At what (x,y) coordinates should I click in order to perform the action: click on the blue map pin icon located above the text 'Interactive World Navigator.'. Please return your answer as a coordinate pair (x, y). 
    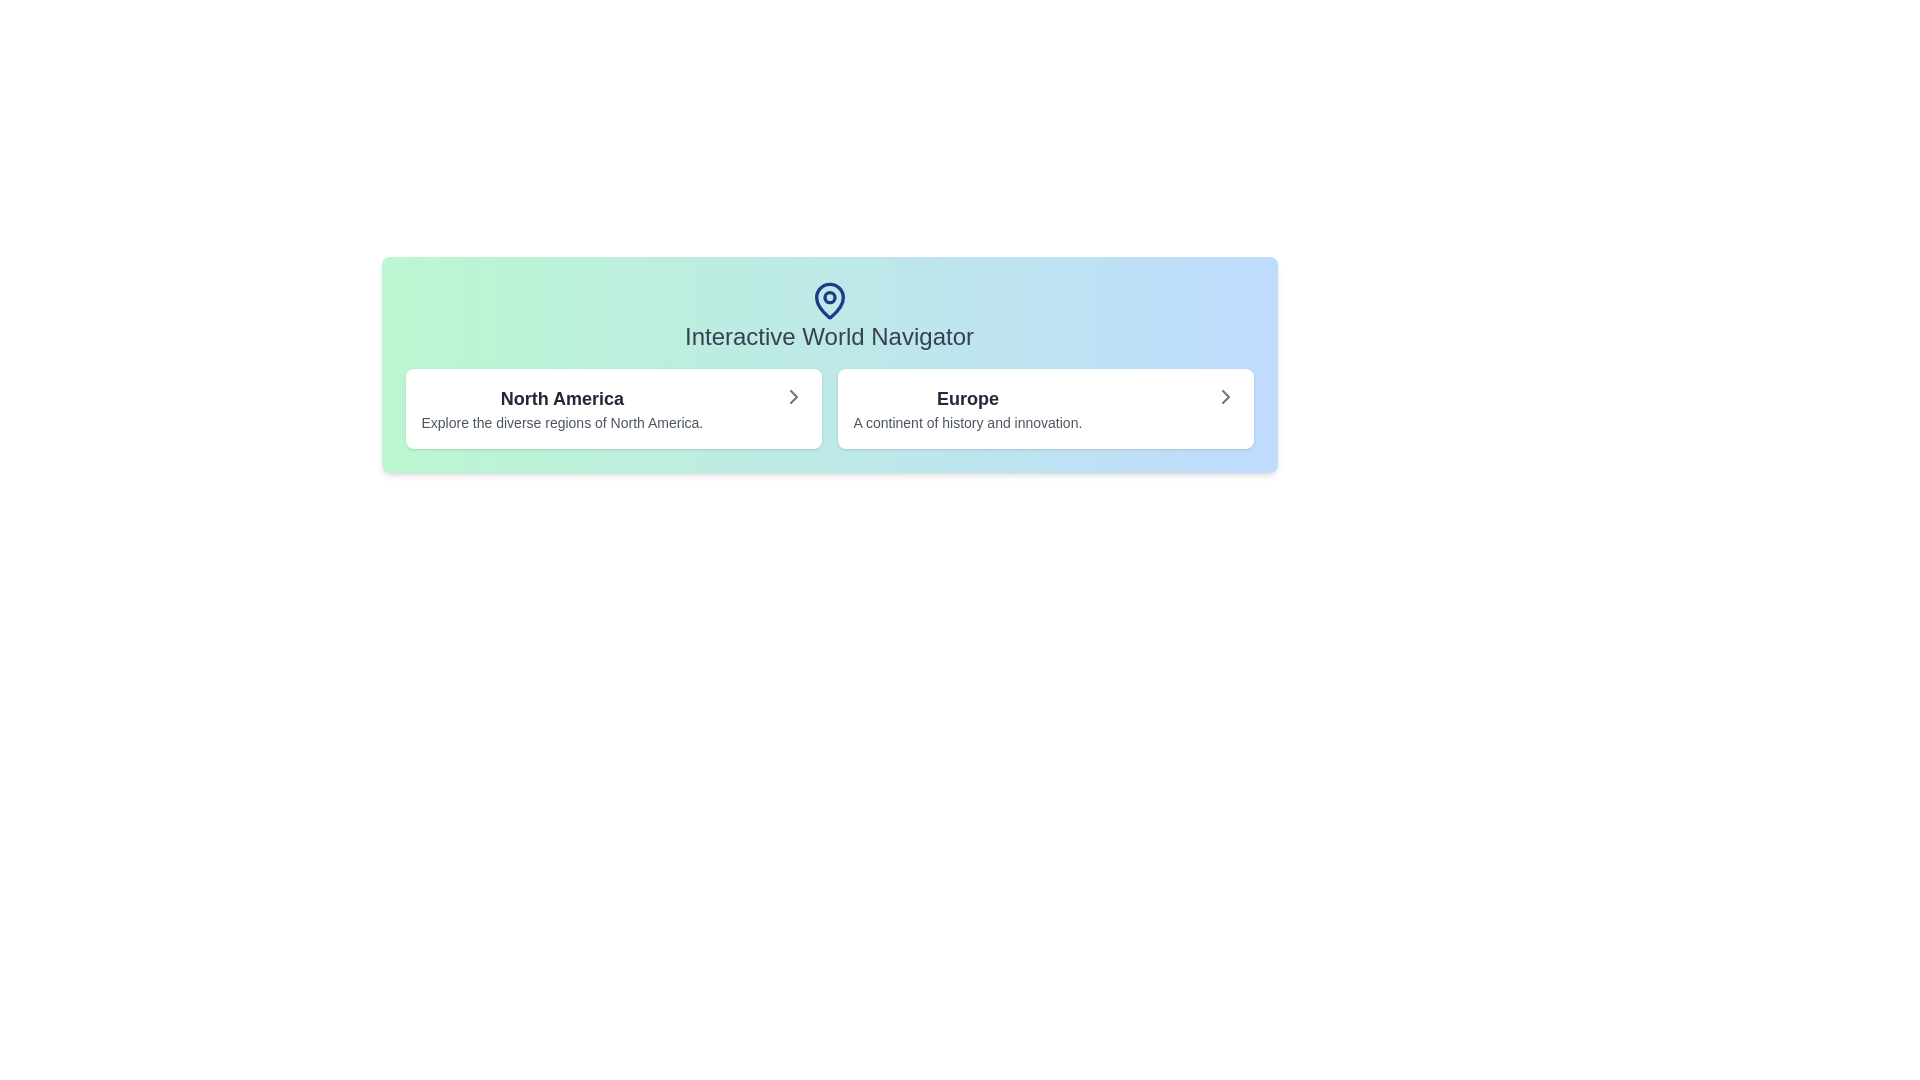
    Looking at the image, I should click on (829, 300).